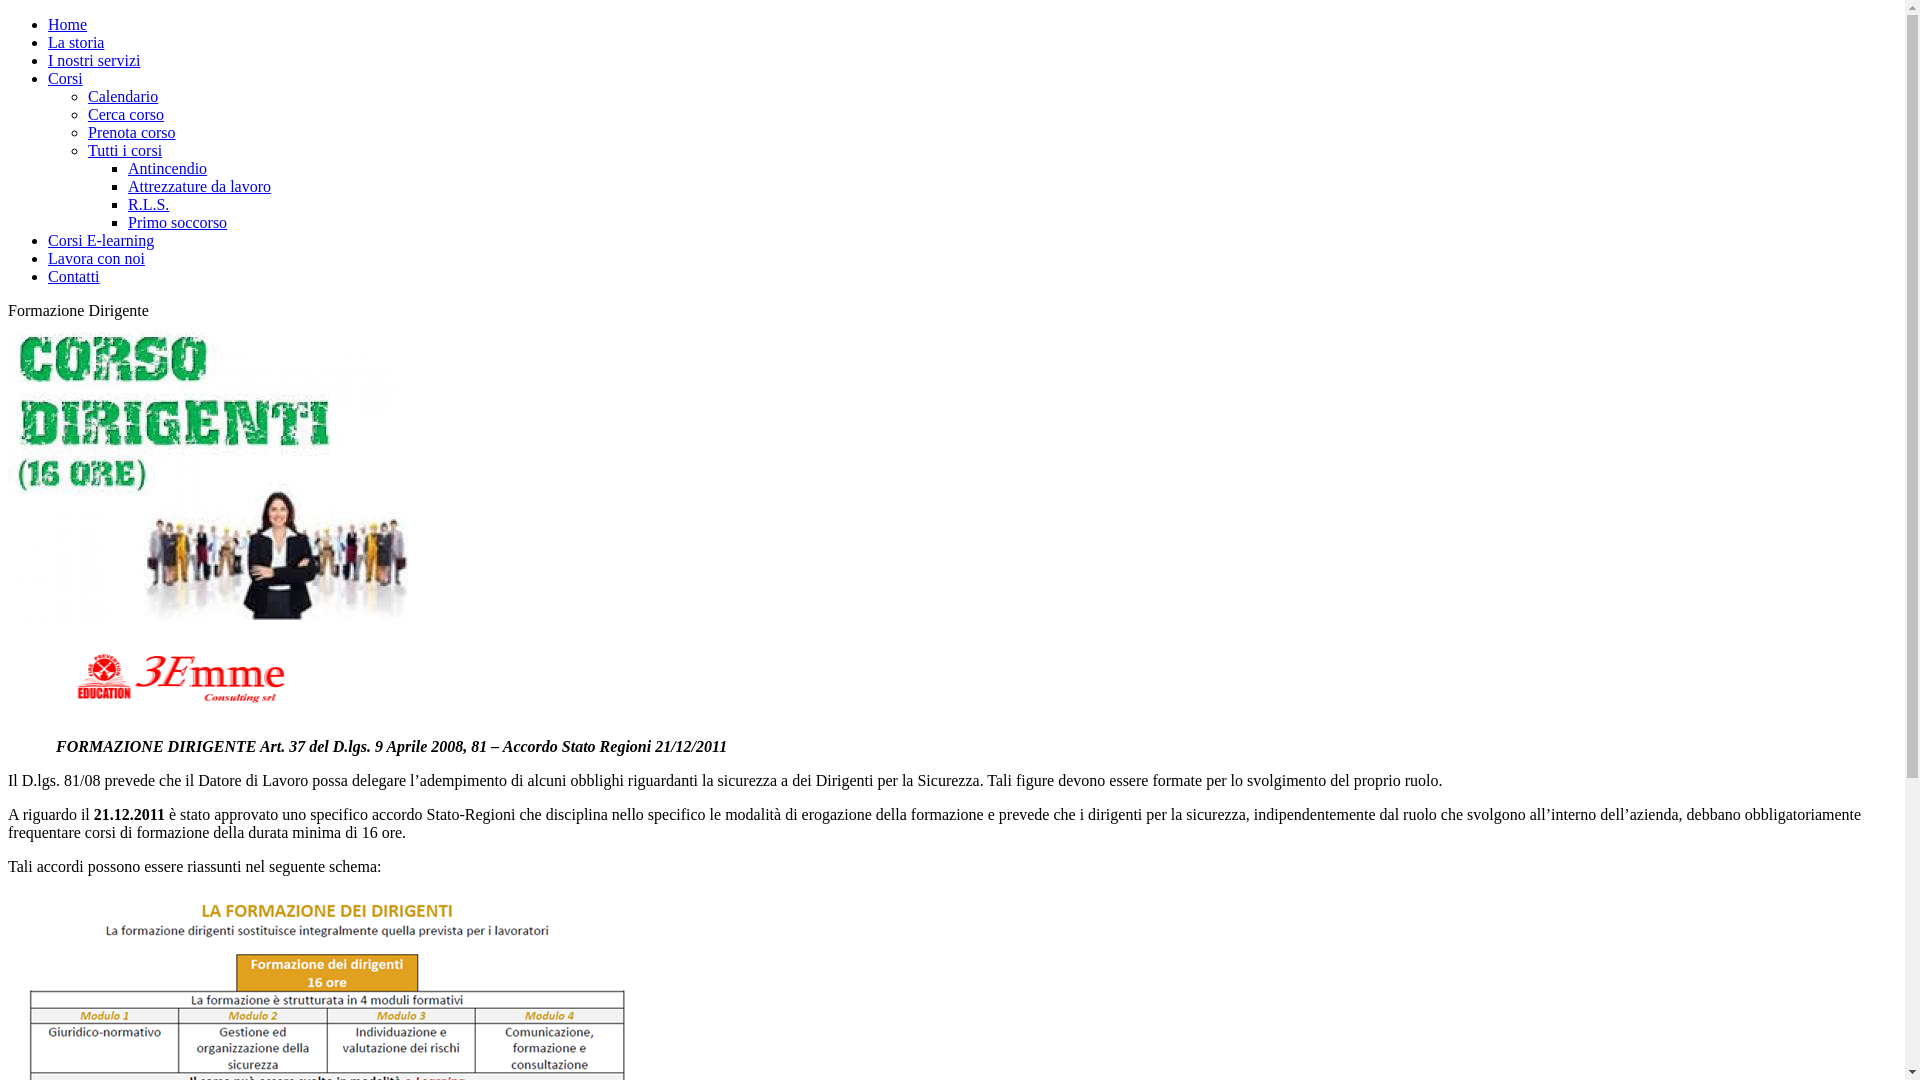 This screenshot has width=1920, height=1080. What do you see at coordinates (76, 42) in the screenshot?
I see `'La storia'` at bounding box center [76, 42].